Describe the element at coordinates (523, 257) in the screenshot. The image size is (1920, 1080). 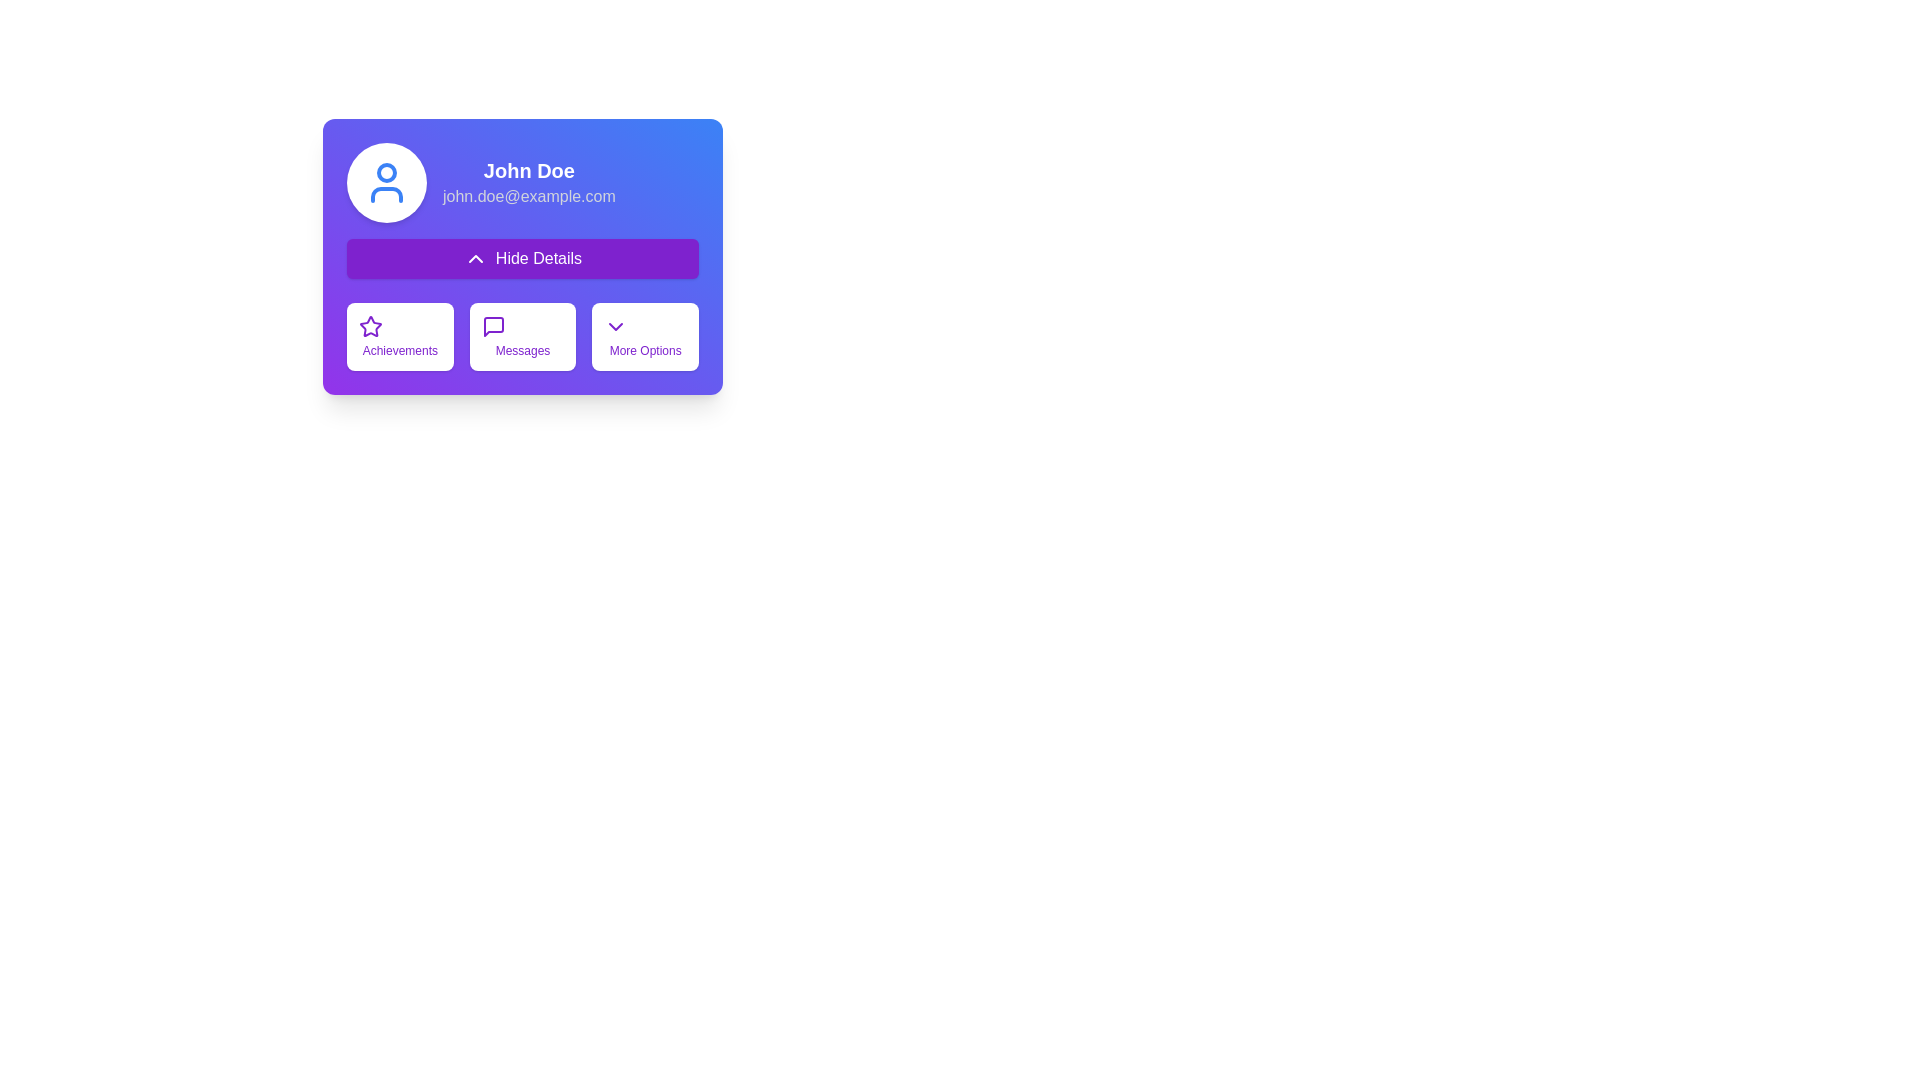
I see `the button that toggles the visibility of additional user details, located below the user details section featuring 'John Doe' and above the buttons labeled 'Achievements', 'Messages', and 'More Options'` at that location.